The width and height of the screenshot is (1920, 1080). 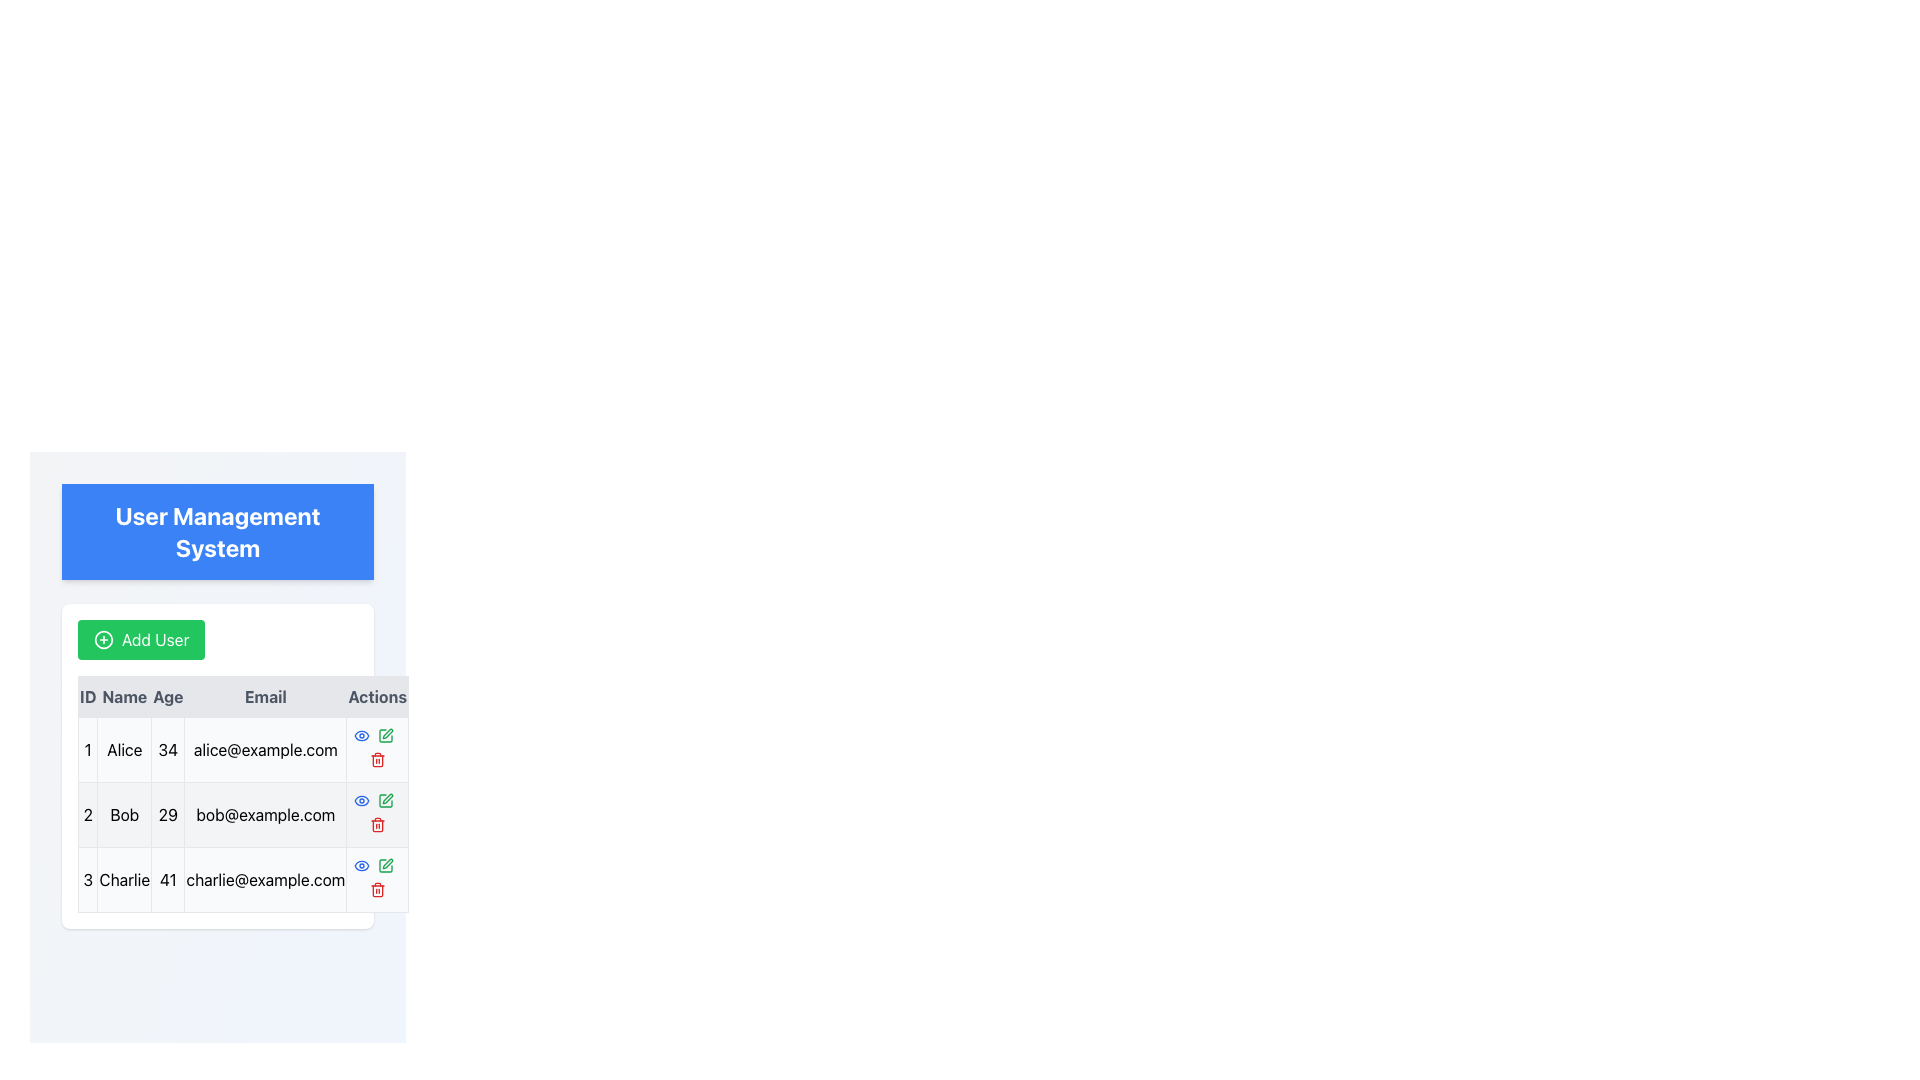 I want to click on the red trash bin icon in the 'Actions' column of the third row, so click(x=377, y=889).